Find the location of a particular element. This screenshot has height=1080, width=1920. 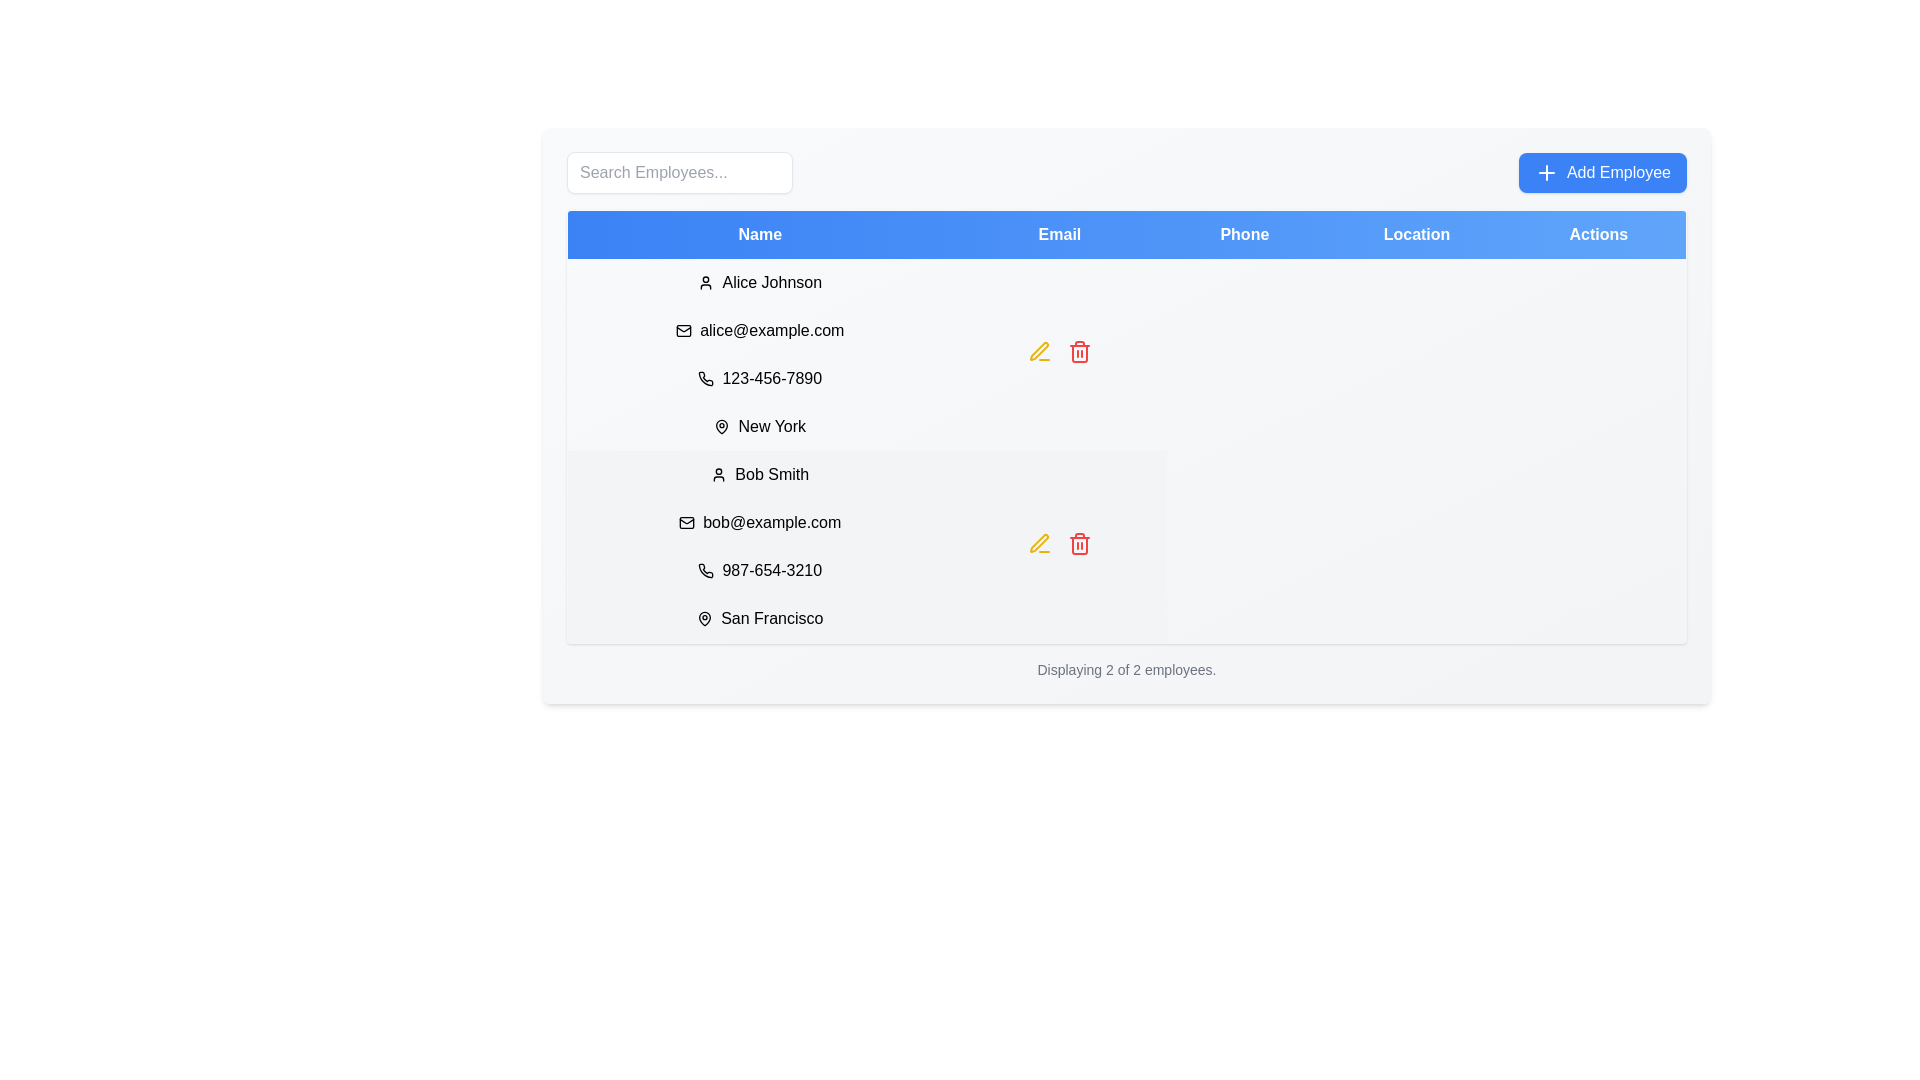

the email address 'alice@example.com' displayed next to the envelope icon for 'Alice Johnson' is located at coordinates (759, 330).